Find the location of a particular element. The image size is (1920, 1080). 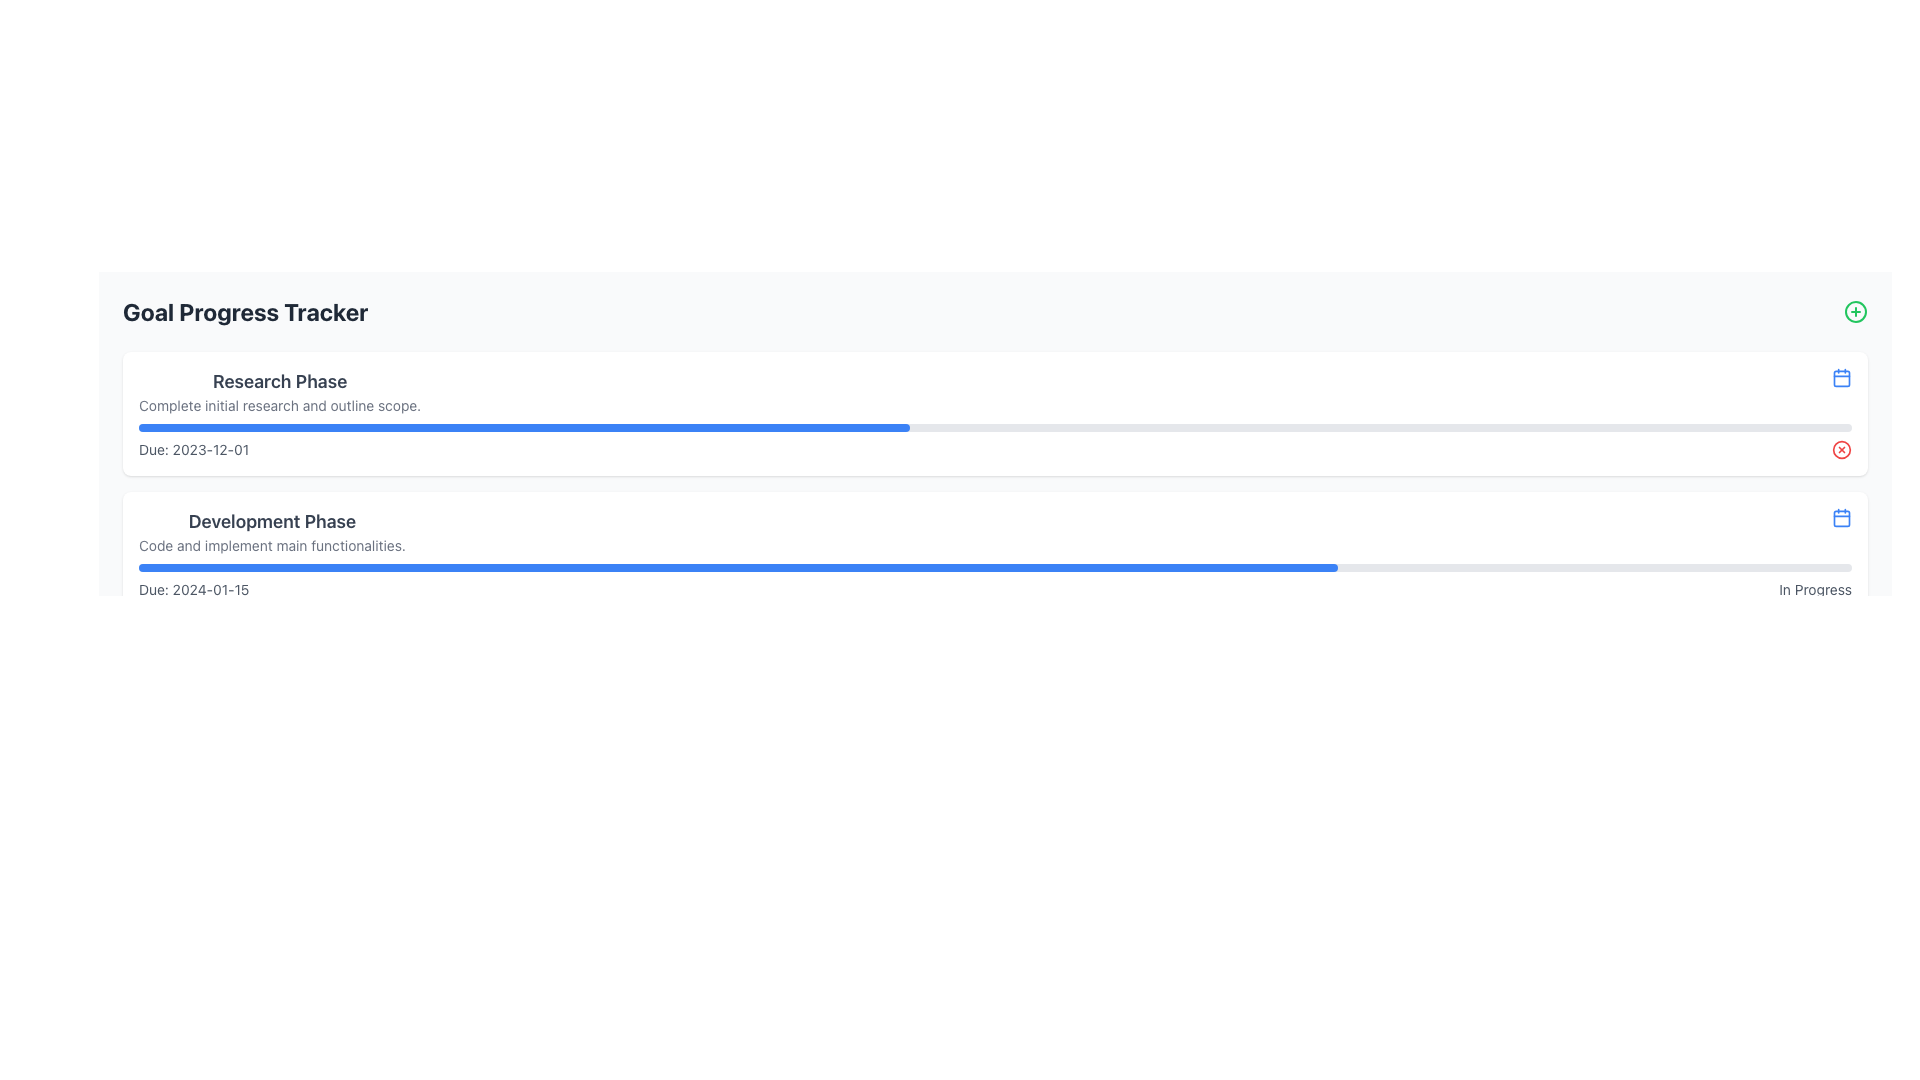

the progress indicator bar that visually represents the completion status of the 'Development Phase' task in the 'Goal Progress Tracker' is located at coordinates (737, 567).